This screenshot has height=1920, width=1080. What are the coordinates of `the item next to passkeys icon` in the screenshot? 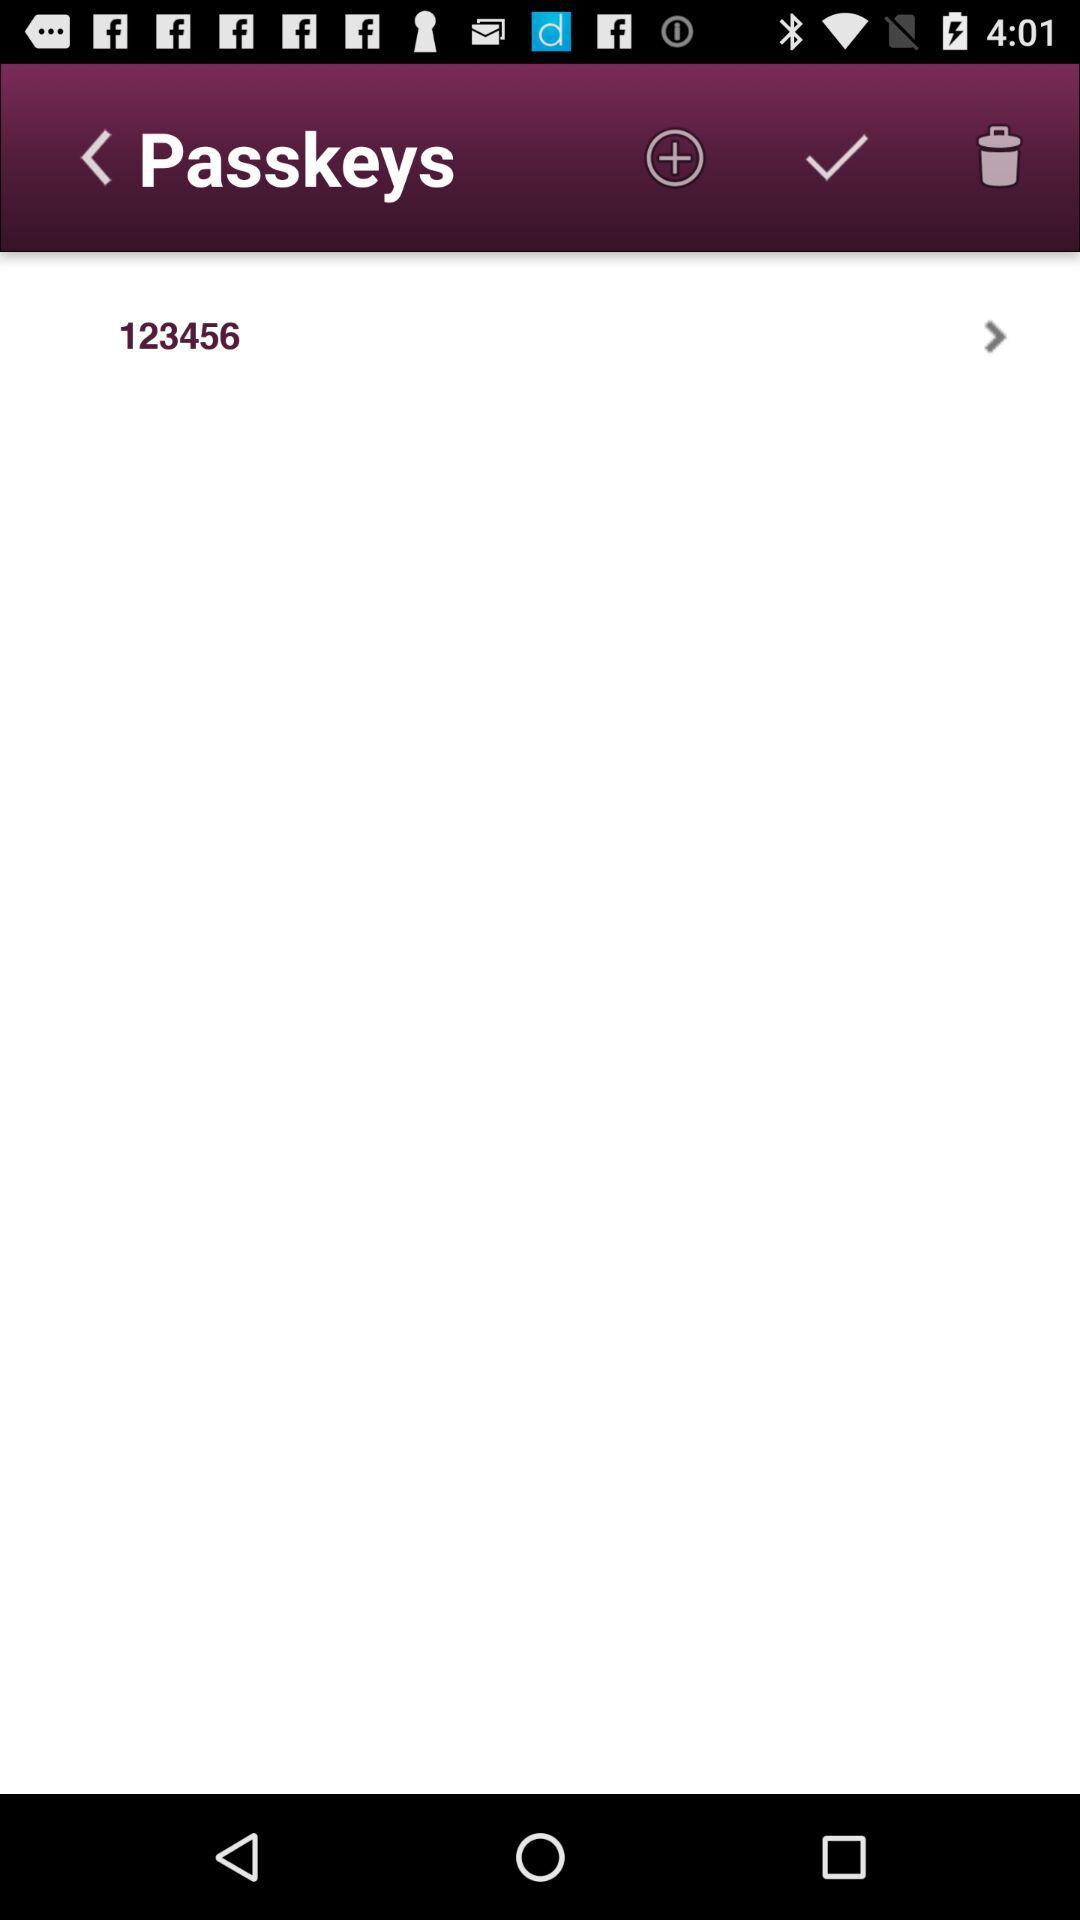 It's located at (675, 156).